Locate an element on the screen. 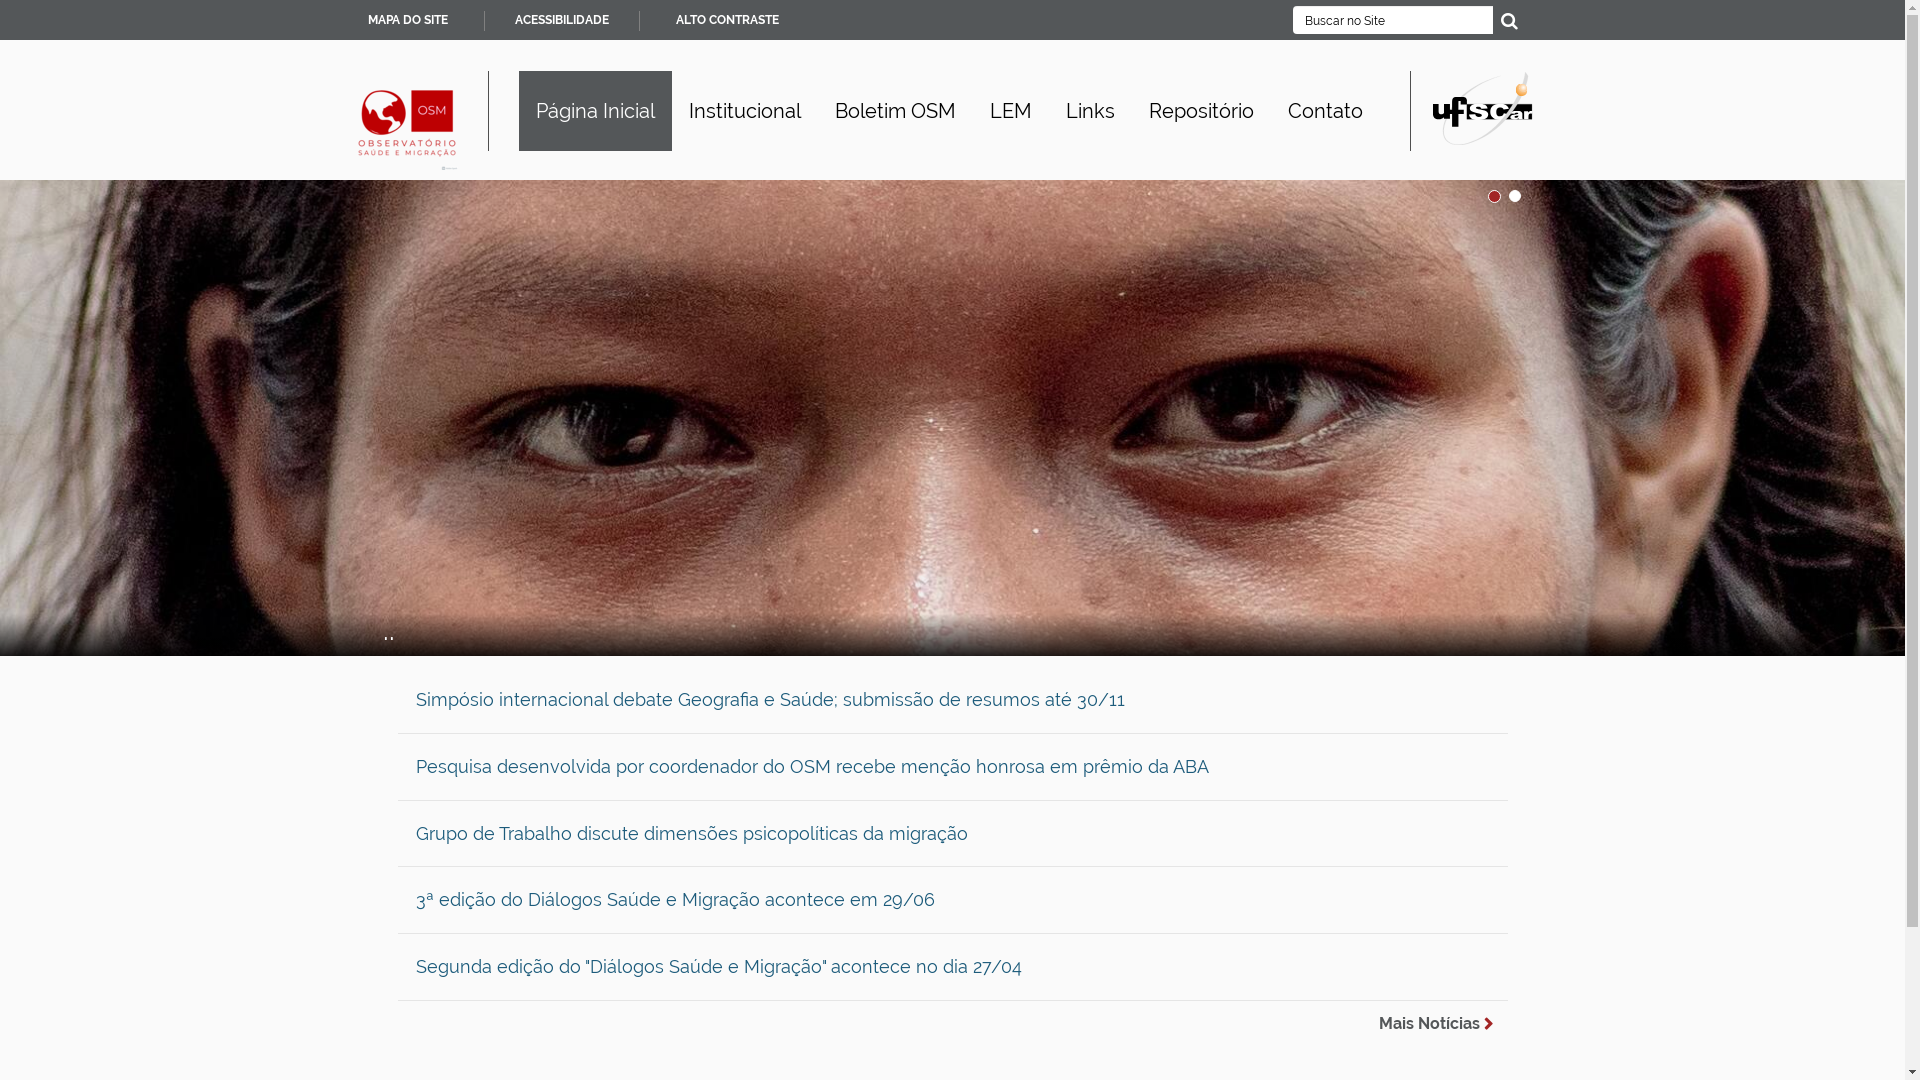 This screenshot has width=1920, height=1080. 'Buscar no Site' is located at coordinates (1391, 19).